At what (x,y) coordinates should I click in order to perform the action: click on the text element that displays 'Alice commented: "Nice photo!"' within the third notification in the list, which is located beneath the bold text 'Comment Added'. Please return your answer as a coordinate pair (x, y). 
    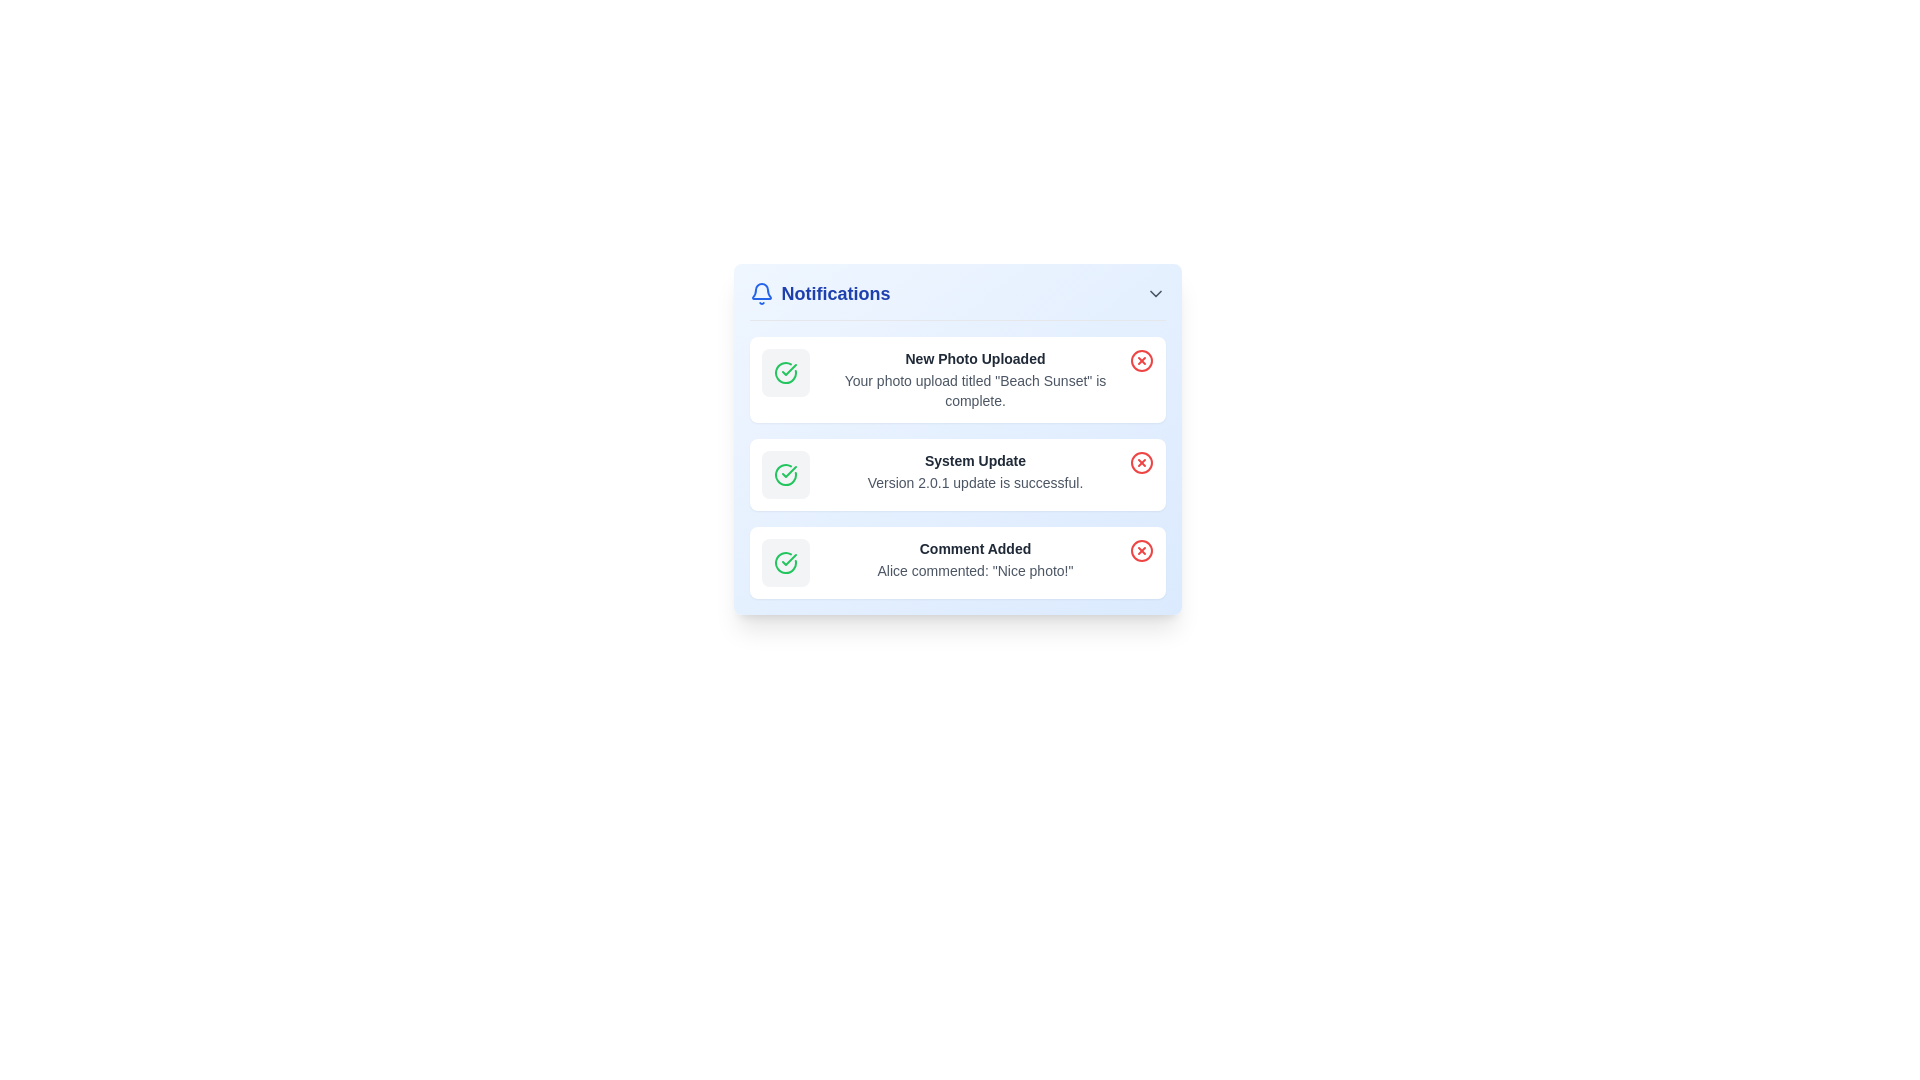
    Looking at the image, I should click on (975, 570).